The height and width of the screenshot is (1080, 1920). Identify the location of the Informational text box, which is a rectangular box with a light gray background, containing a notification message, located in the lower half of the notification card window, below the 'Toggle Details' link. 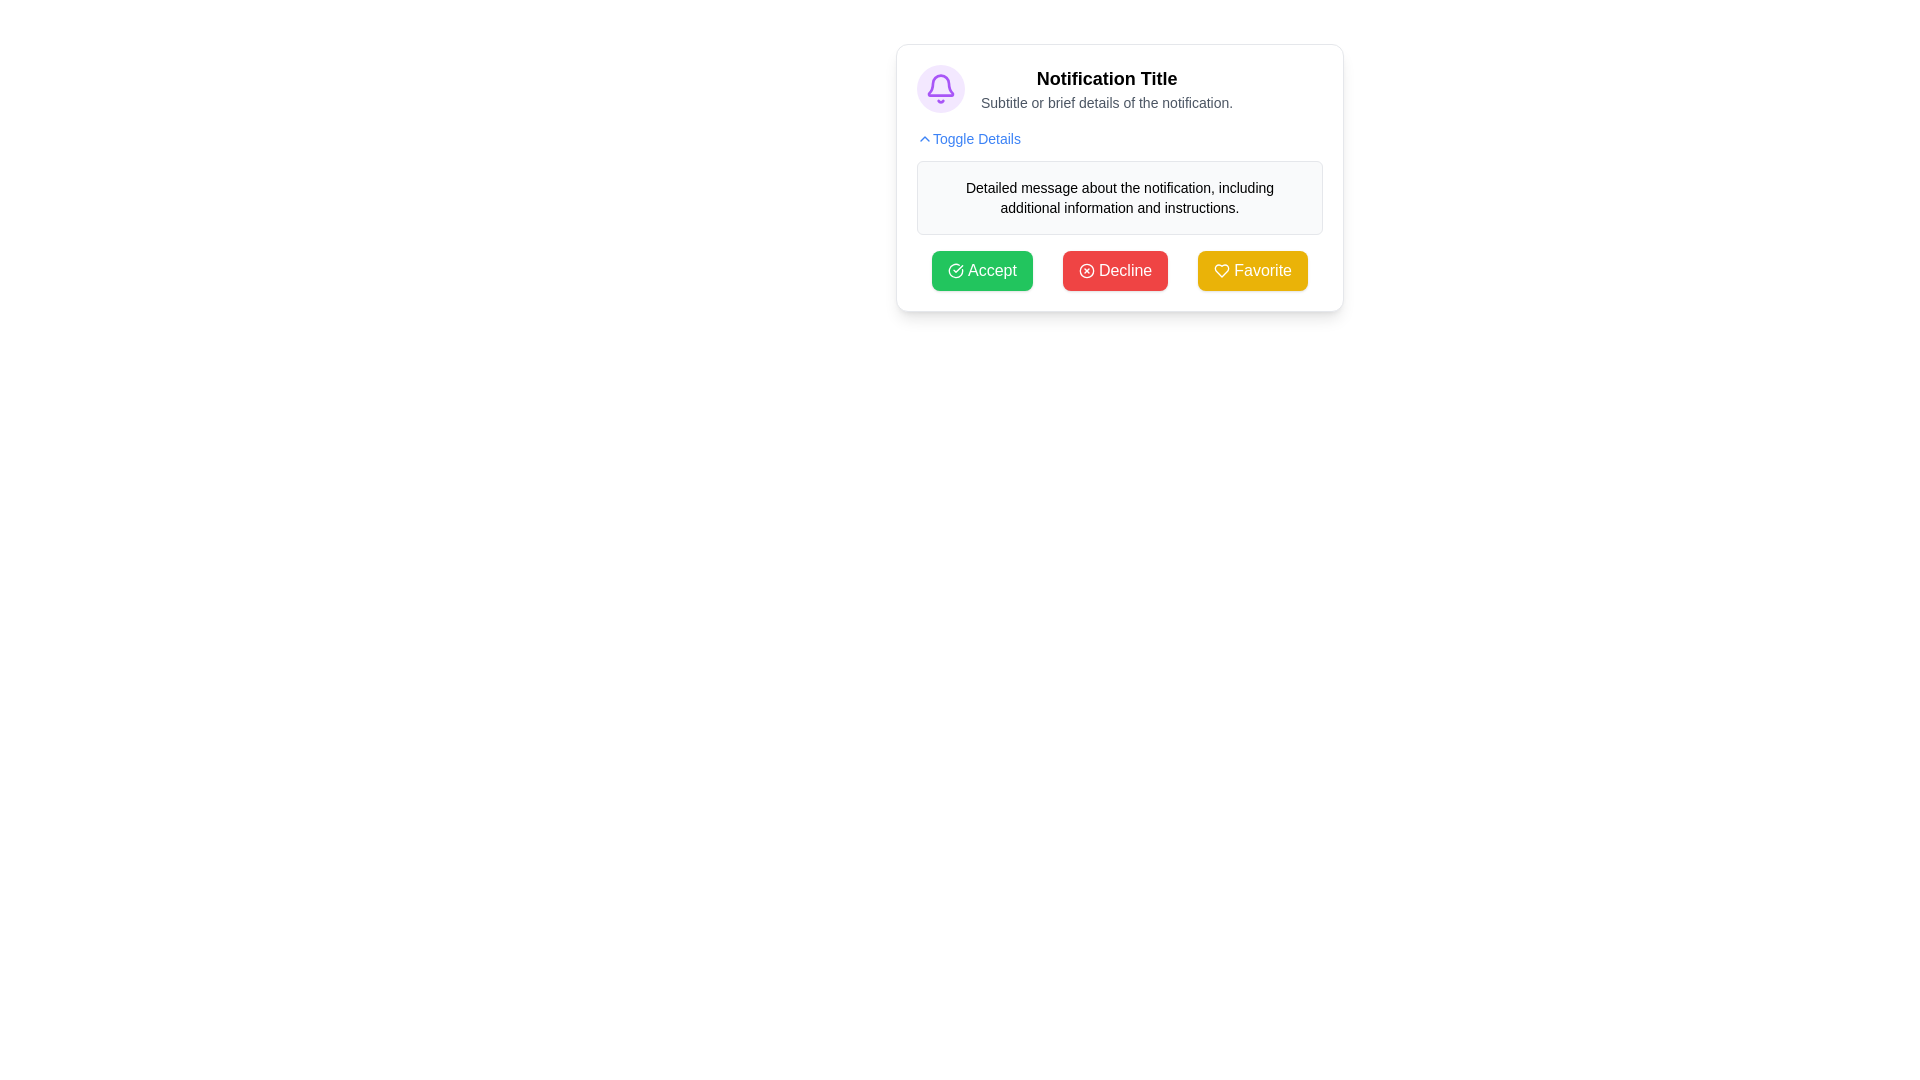
(1118, 197).